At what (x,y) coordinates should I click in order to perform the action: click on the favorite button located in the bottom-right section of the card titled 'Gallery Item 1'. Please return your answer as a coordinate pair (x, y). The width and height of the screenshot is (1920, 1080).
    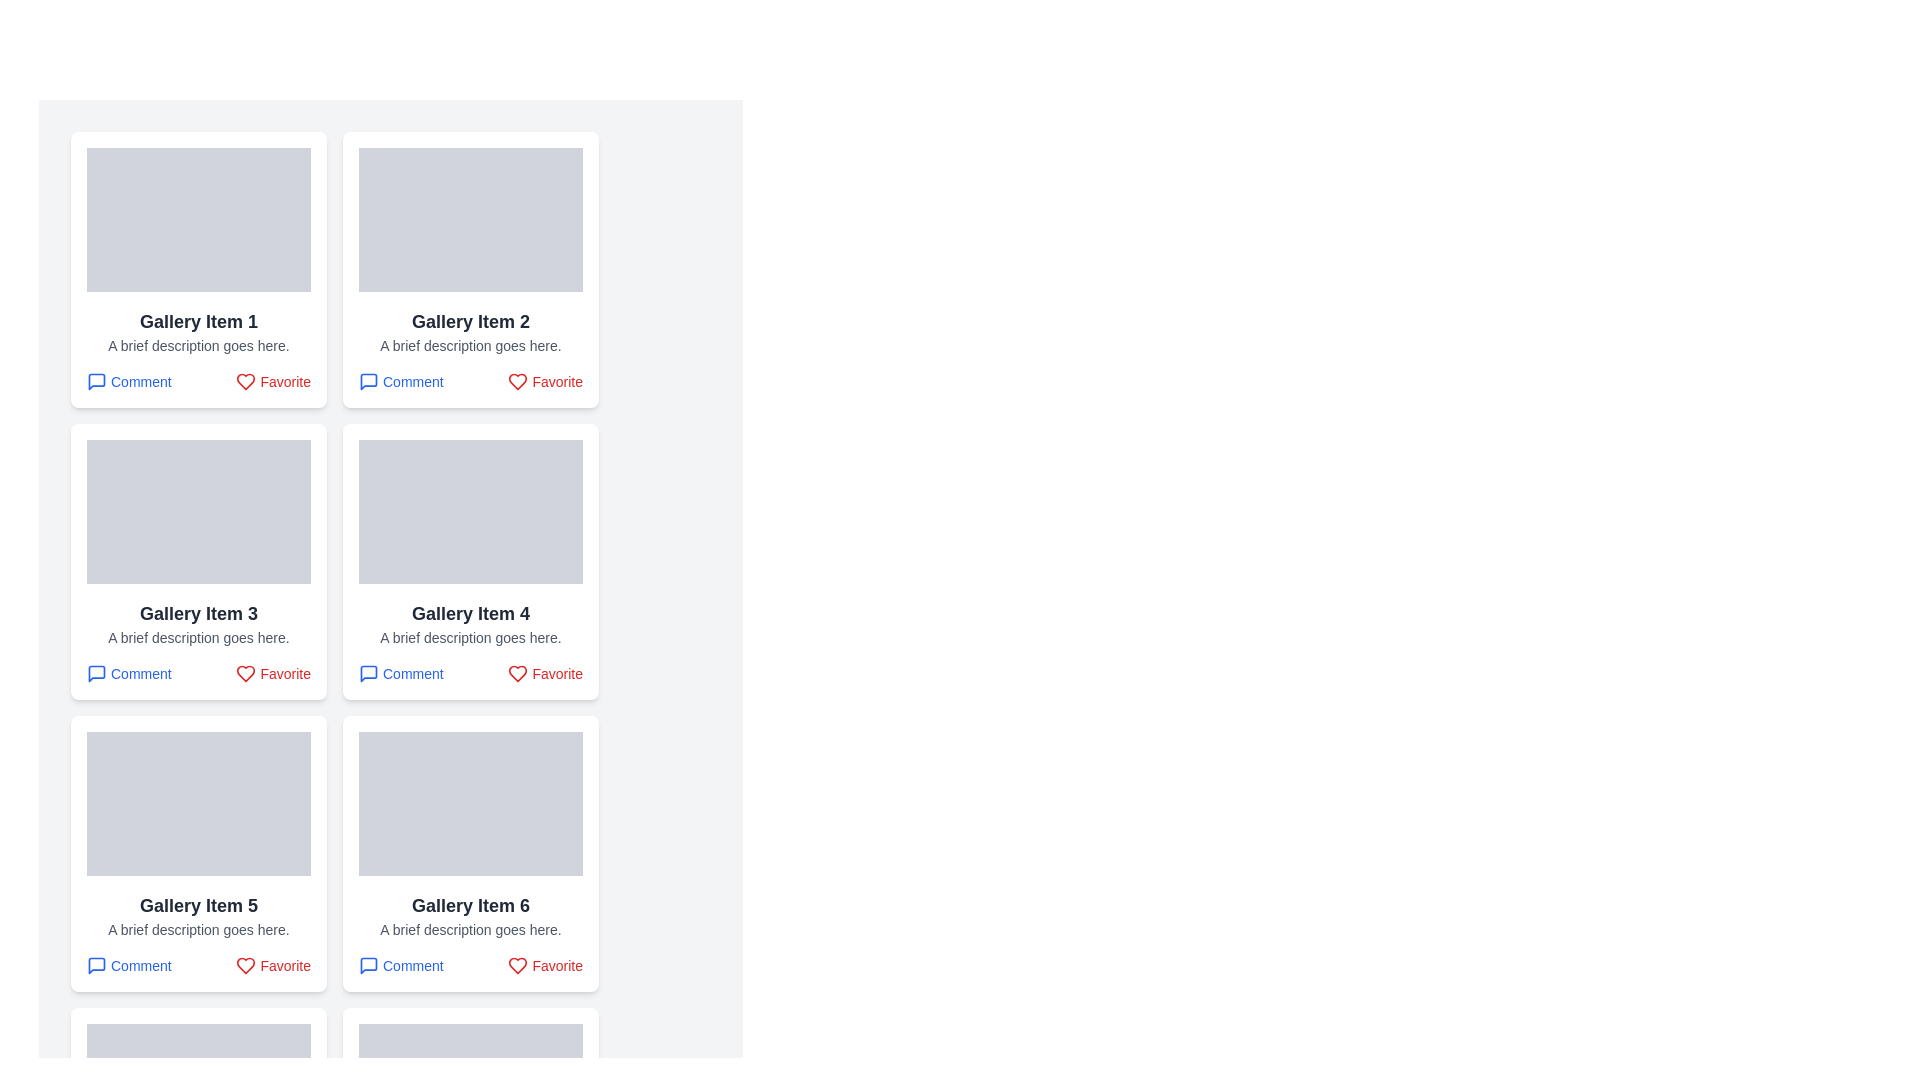
    Looking at the image, I should click on (272, 381).